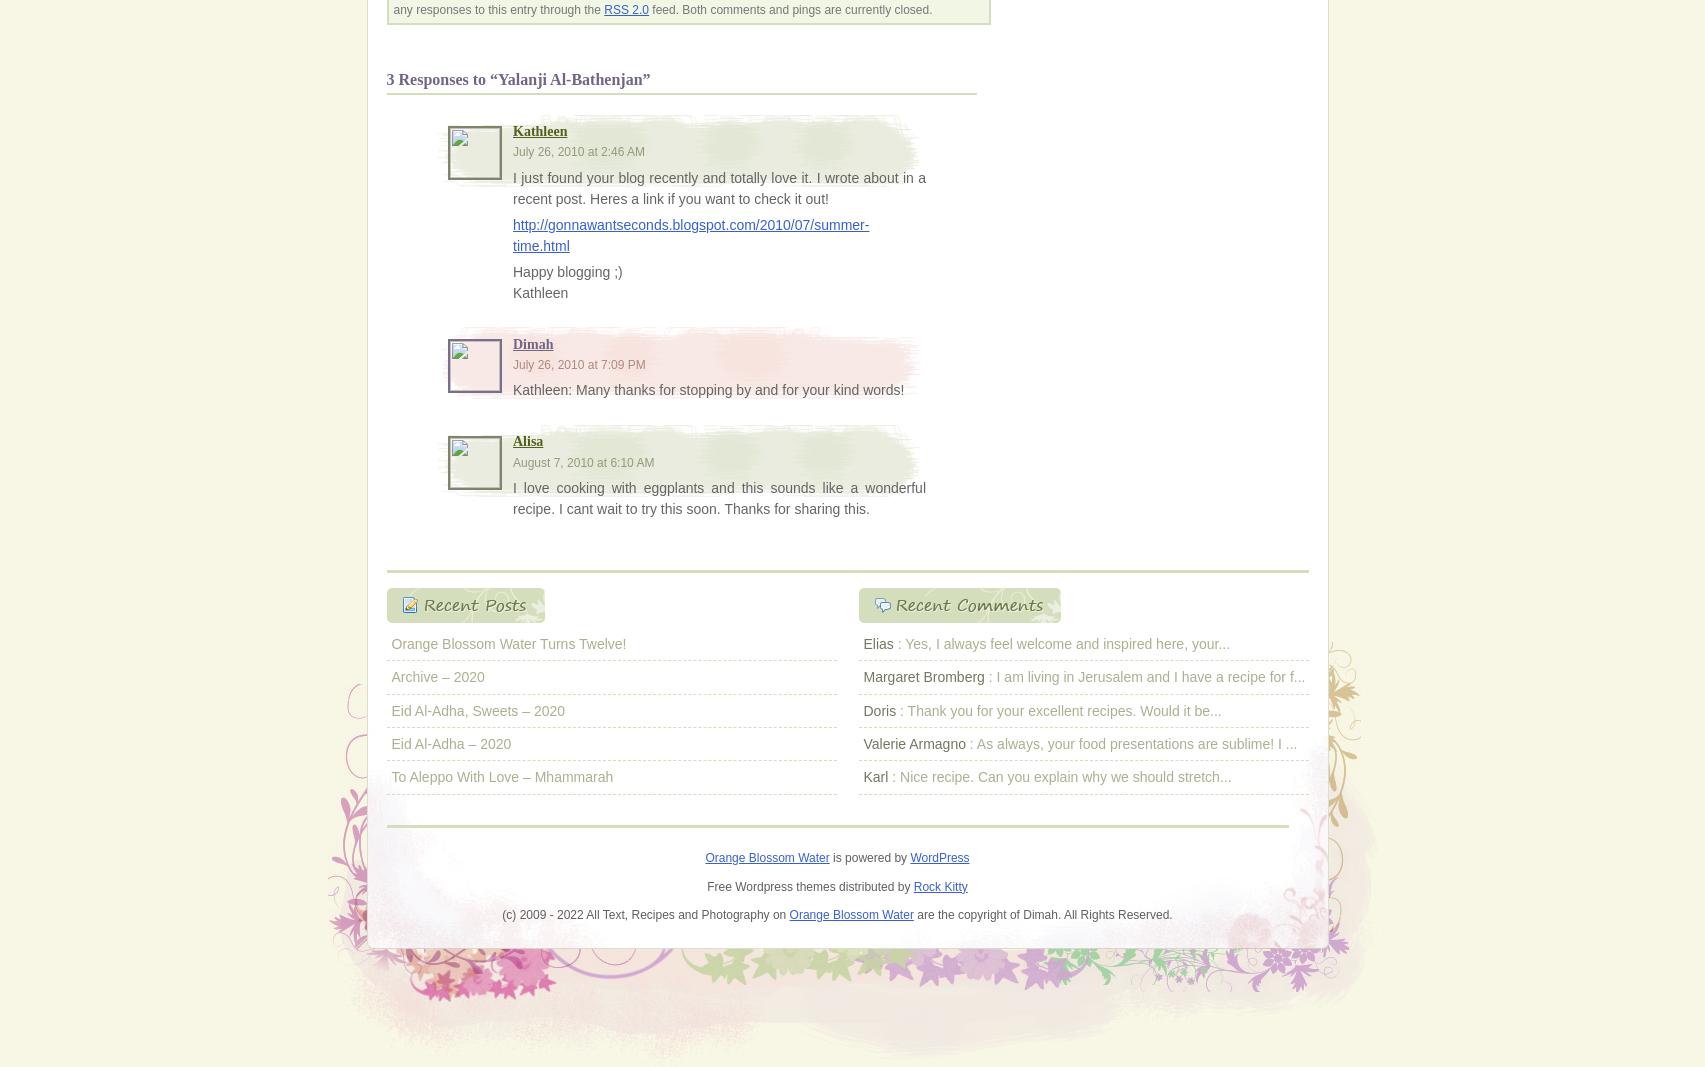 The image size is (1705, 1067). I want to click on 'Archive – 2020', so click(436, 677).